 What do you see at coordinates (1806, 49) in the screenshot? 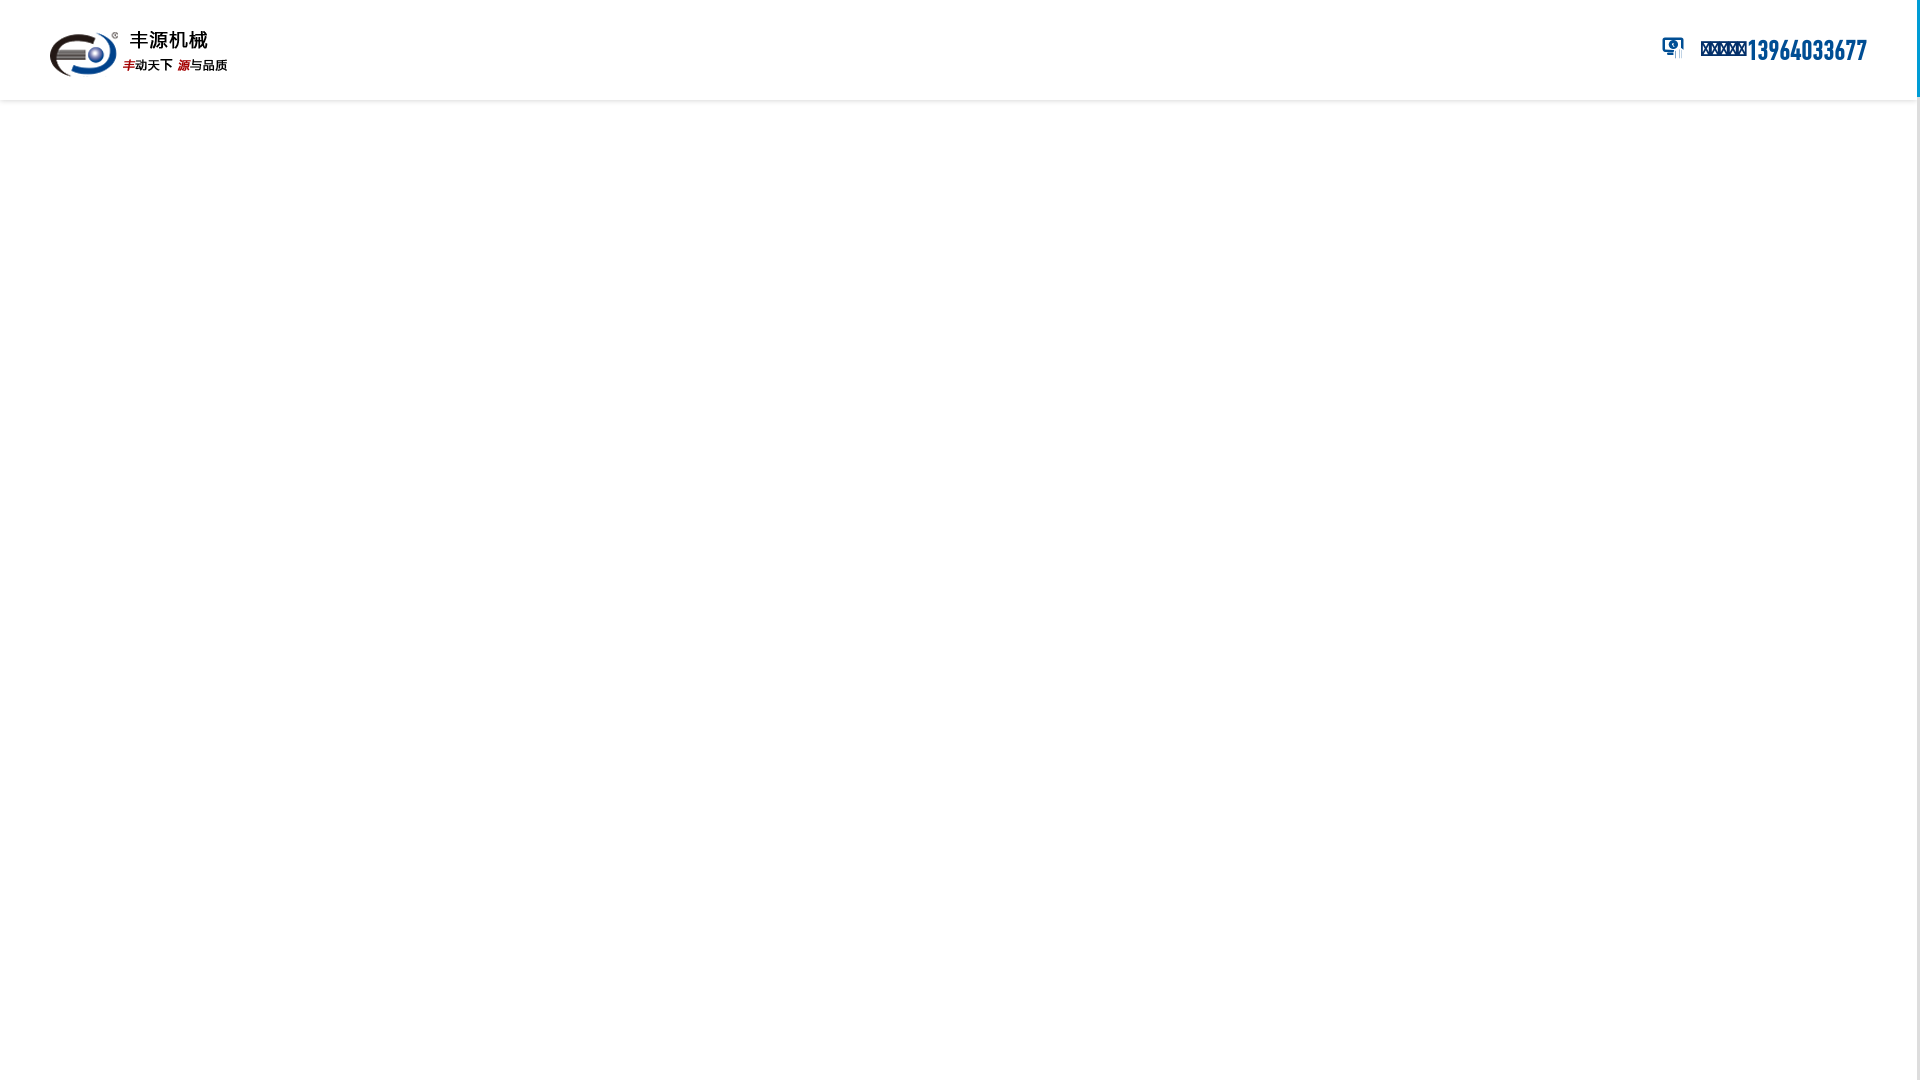
I see `'13964033677'` at bounding box center [1806, 49].